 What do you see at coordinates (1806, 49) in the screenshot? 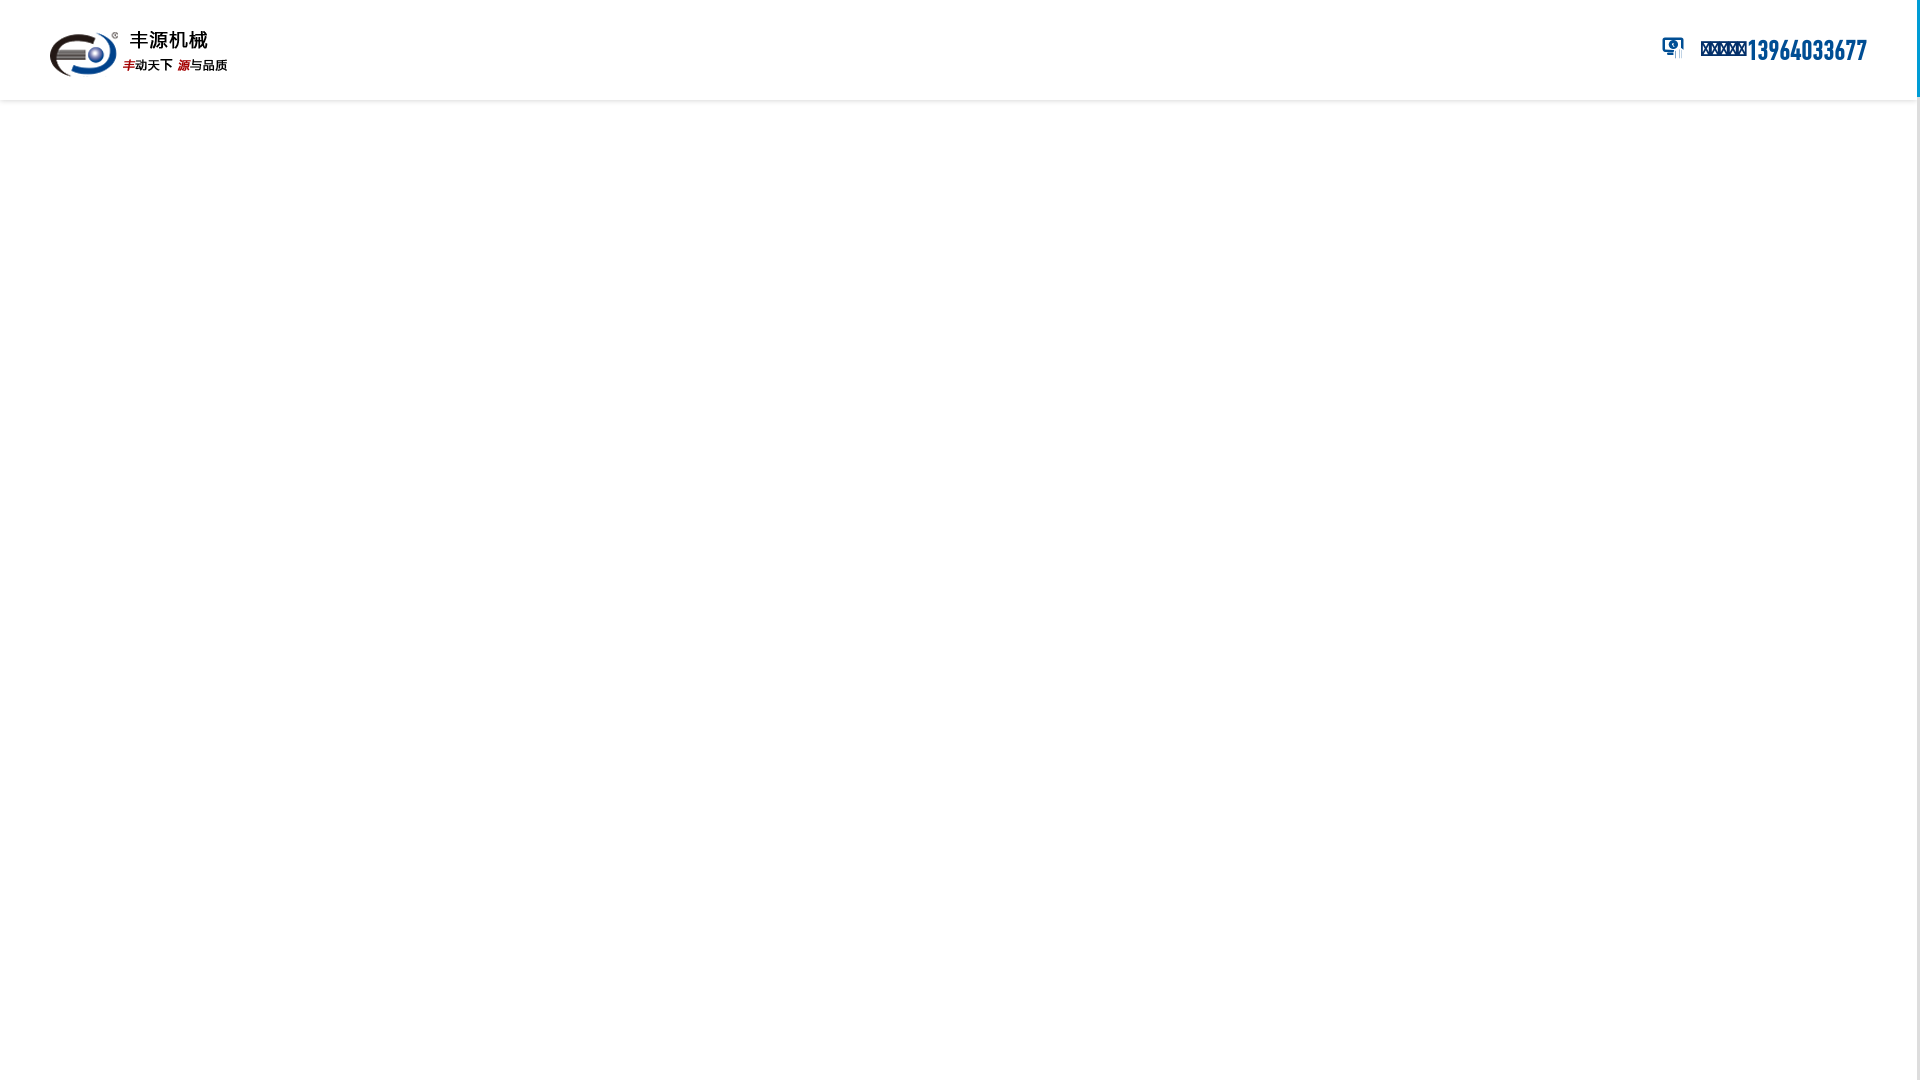
I see `'13964033677'` at bounding box center [1806, 49].